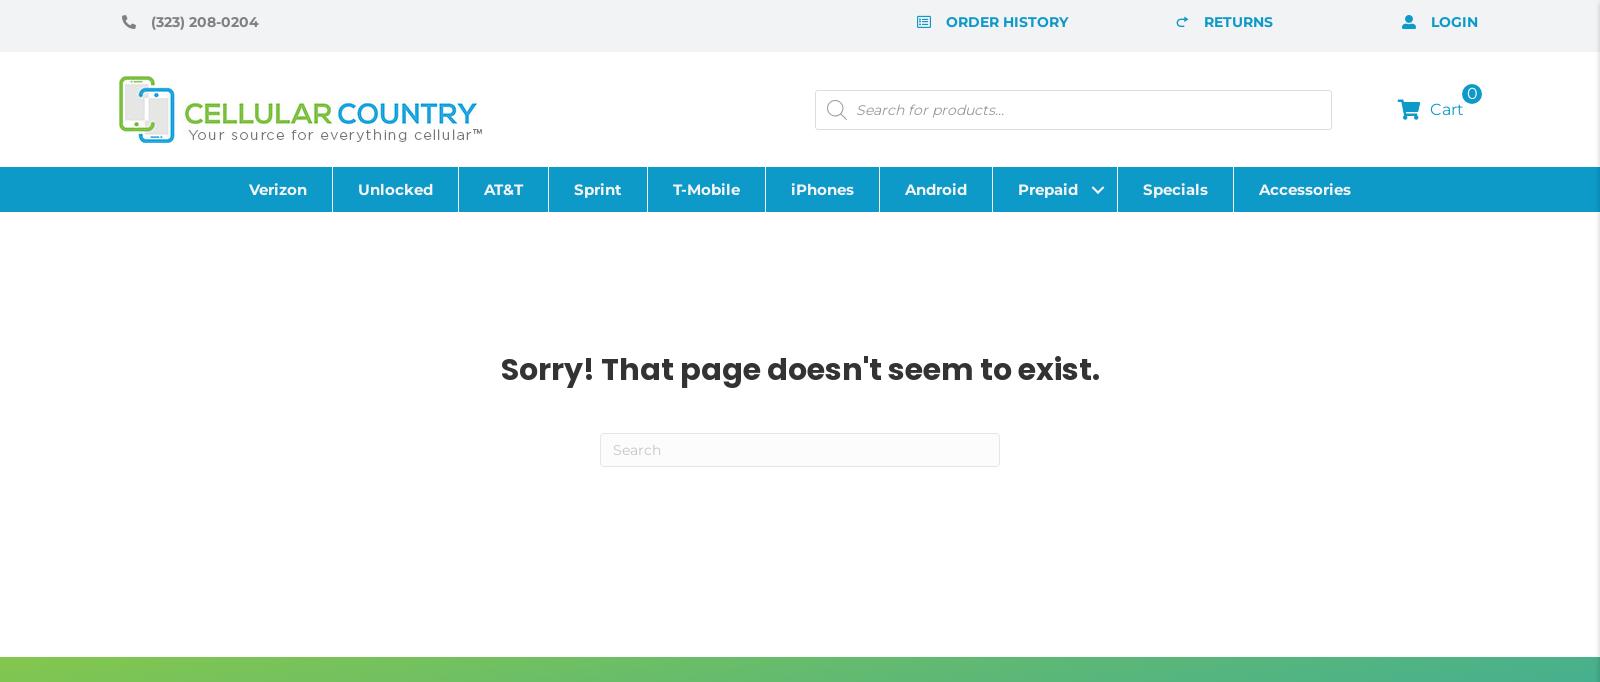 Image resolution: width=1600 pixels, height=682 pixels. What do you see at coordinates (597, 189) in the screenshot?
I see `'Sprint'` at bounding box center [597, 189].